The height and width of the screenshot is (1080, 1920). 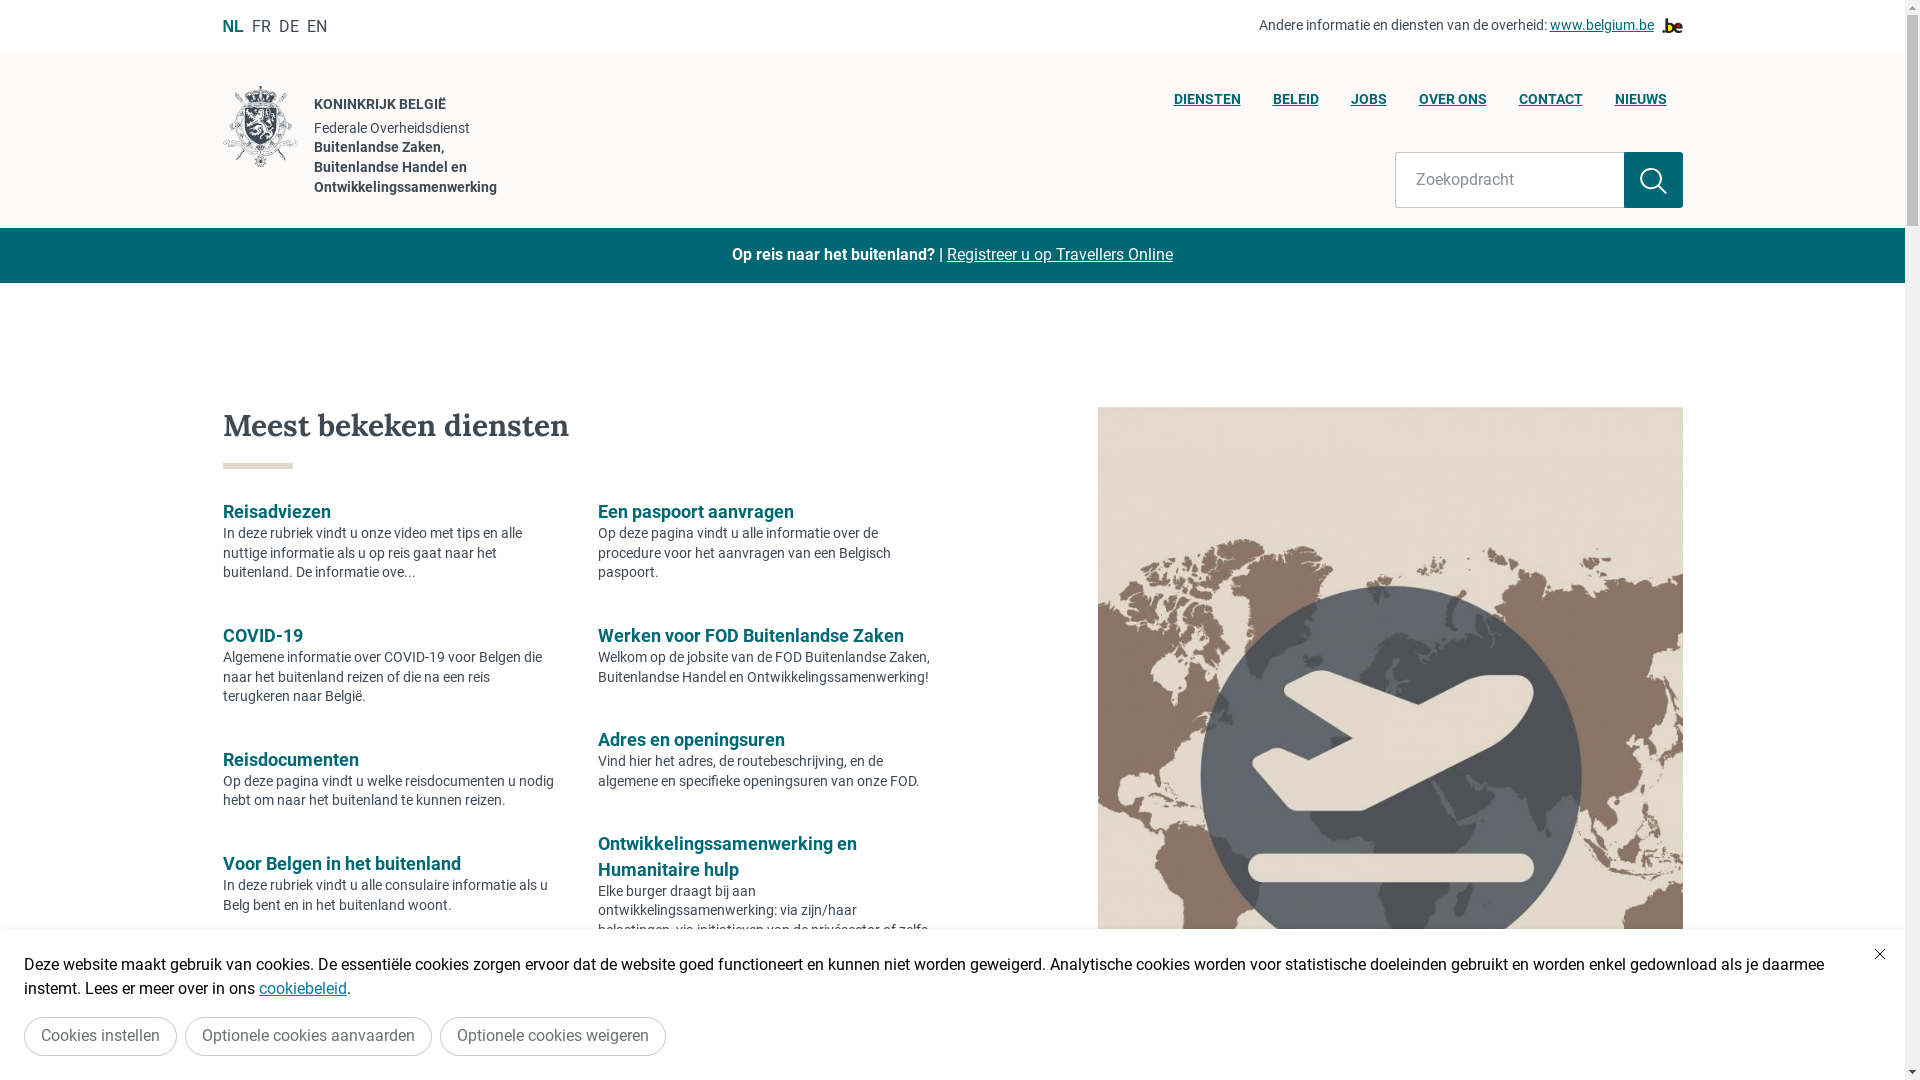 What do you see at coordinates (749, 635) in the screenshot?
I see `'Werken voor FOD Buitenlandse Zaken'` at bounding box center [749, 635].